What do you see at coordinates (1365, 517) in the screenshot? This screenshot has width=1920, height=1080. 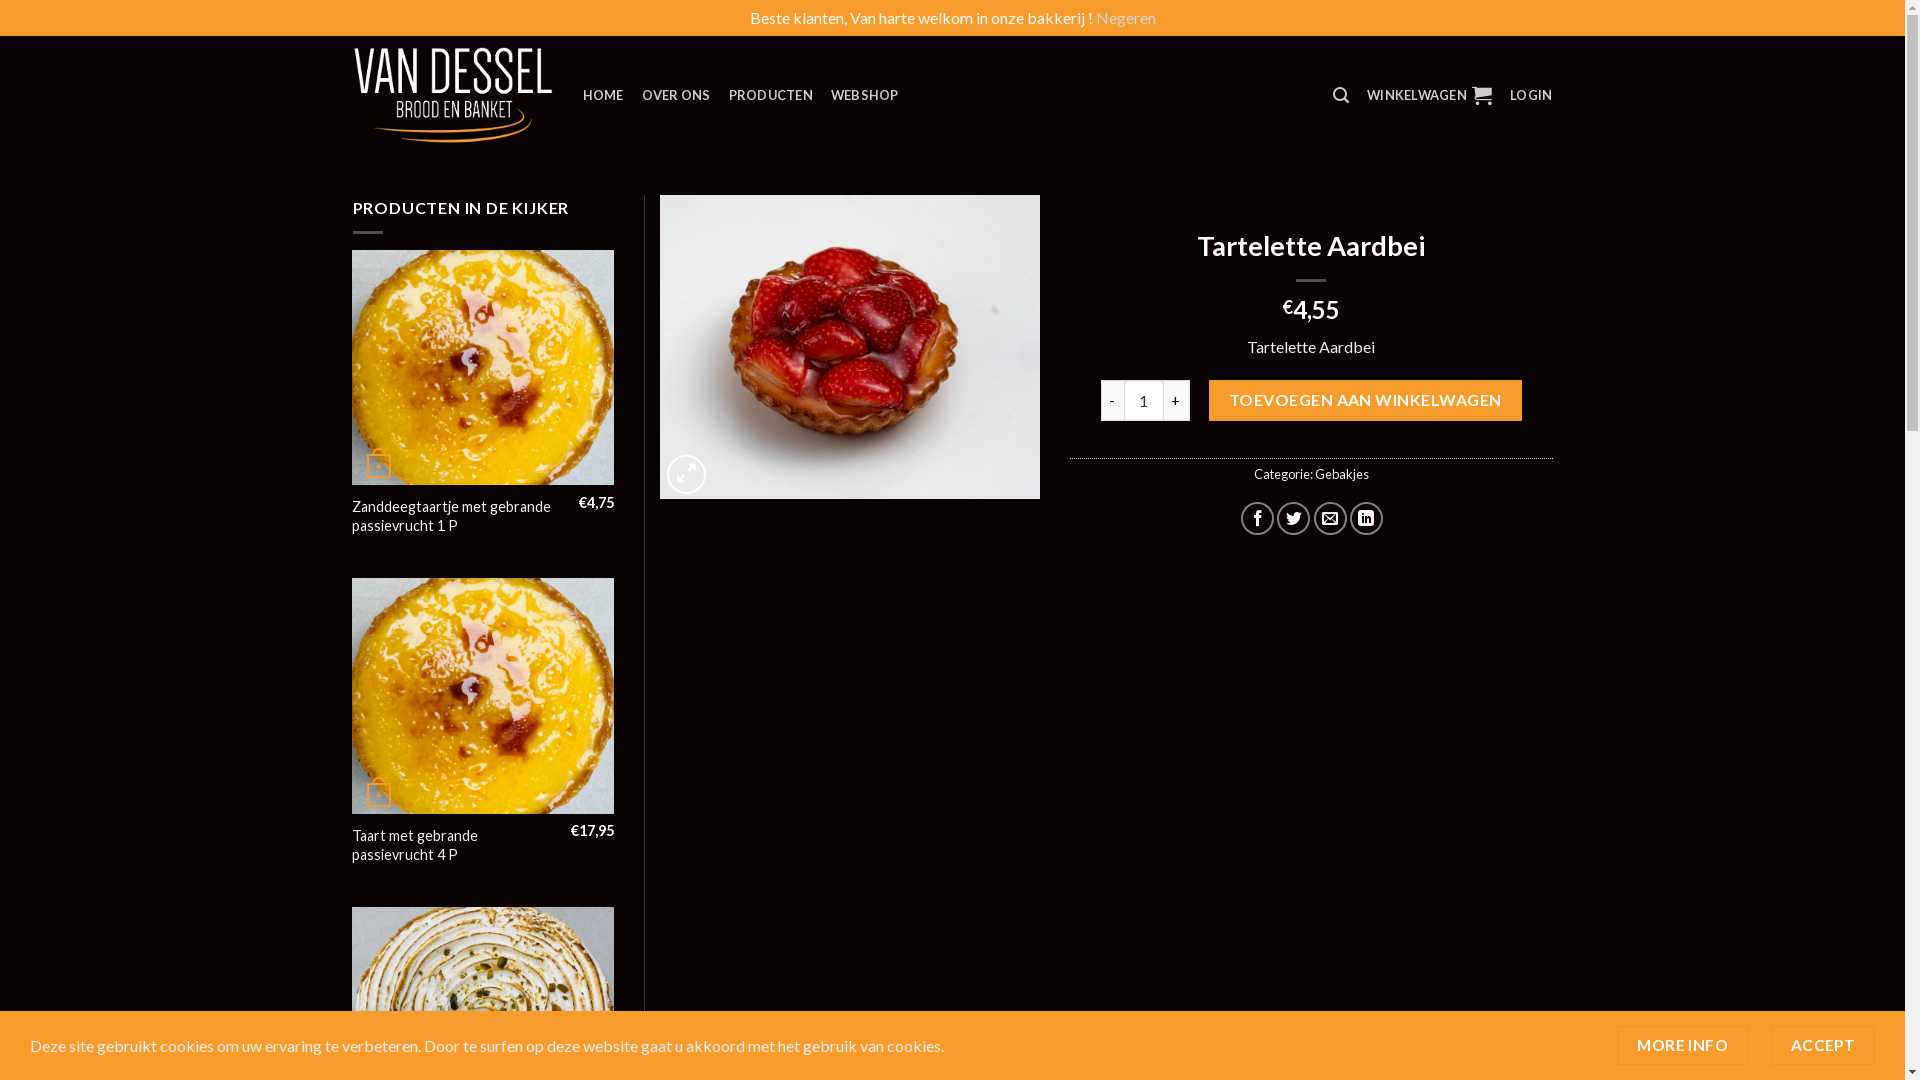 I see `'Share on LinkedIn'` at bounding box center [1365, 517].